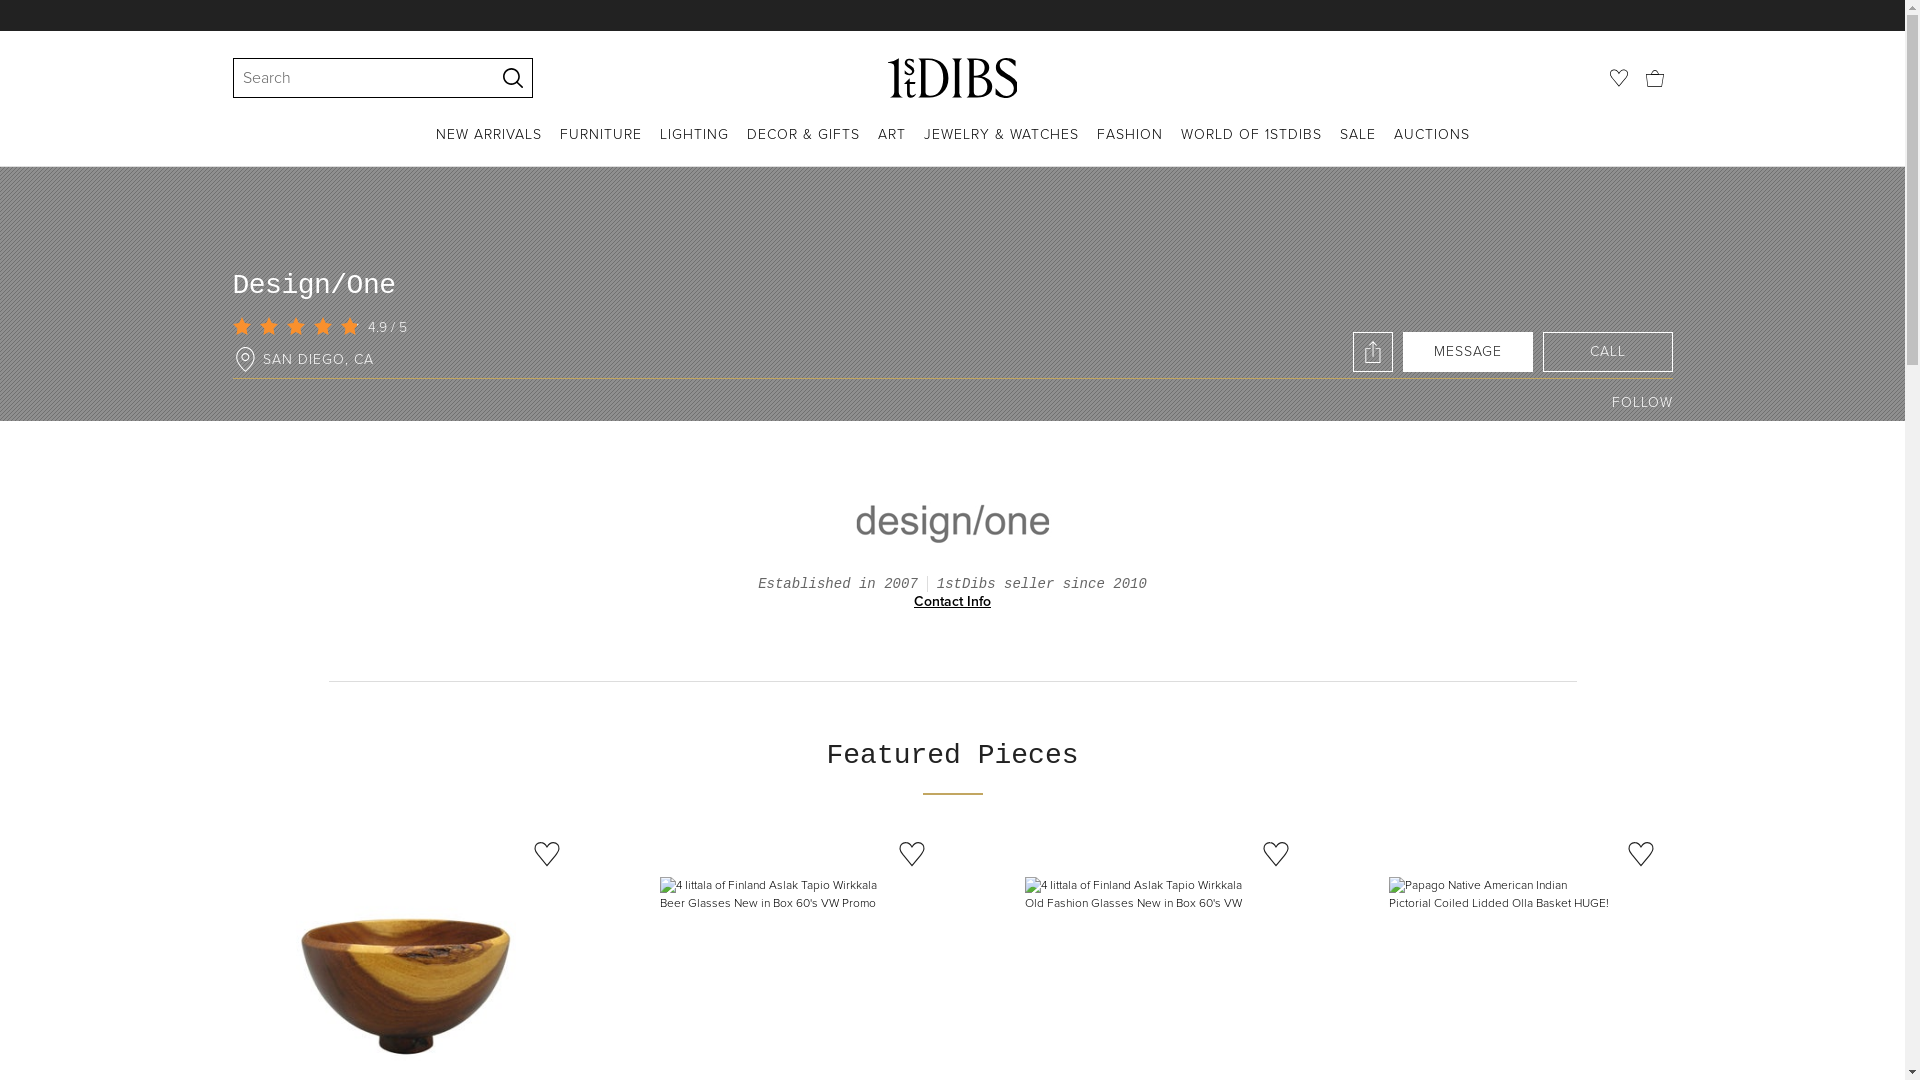 This screenshot has height=1080, width=1920. What do you see at coordinates (694, 144) in the screenshot?
I see `'LIGHTING'` at bounding box center [694, 144].